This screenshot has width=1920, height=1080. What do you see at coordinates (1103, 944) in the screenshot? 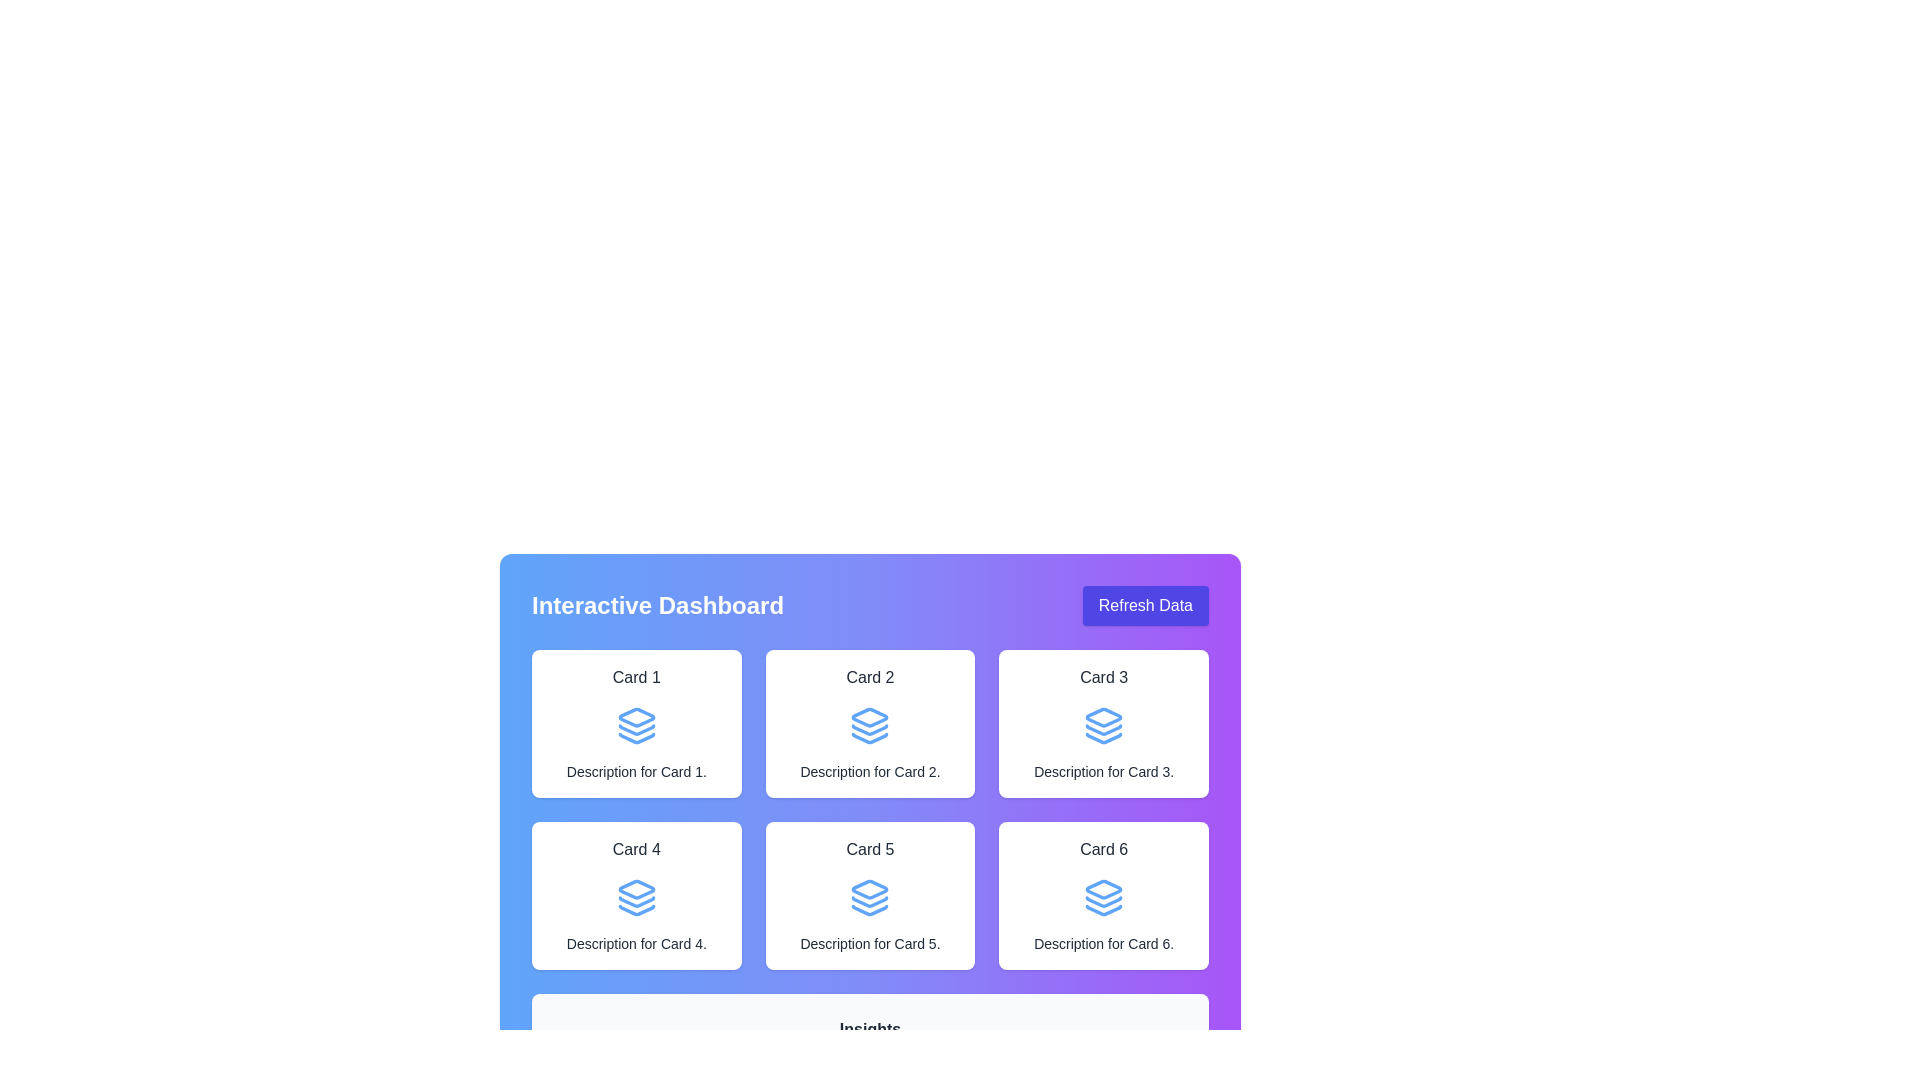
I see `the text element displaying 'Description for Card 6' located at the bottom of the sixth card in a dashboard layout` at bounding box center [1103, 944].